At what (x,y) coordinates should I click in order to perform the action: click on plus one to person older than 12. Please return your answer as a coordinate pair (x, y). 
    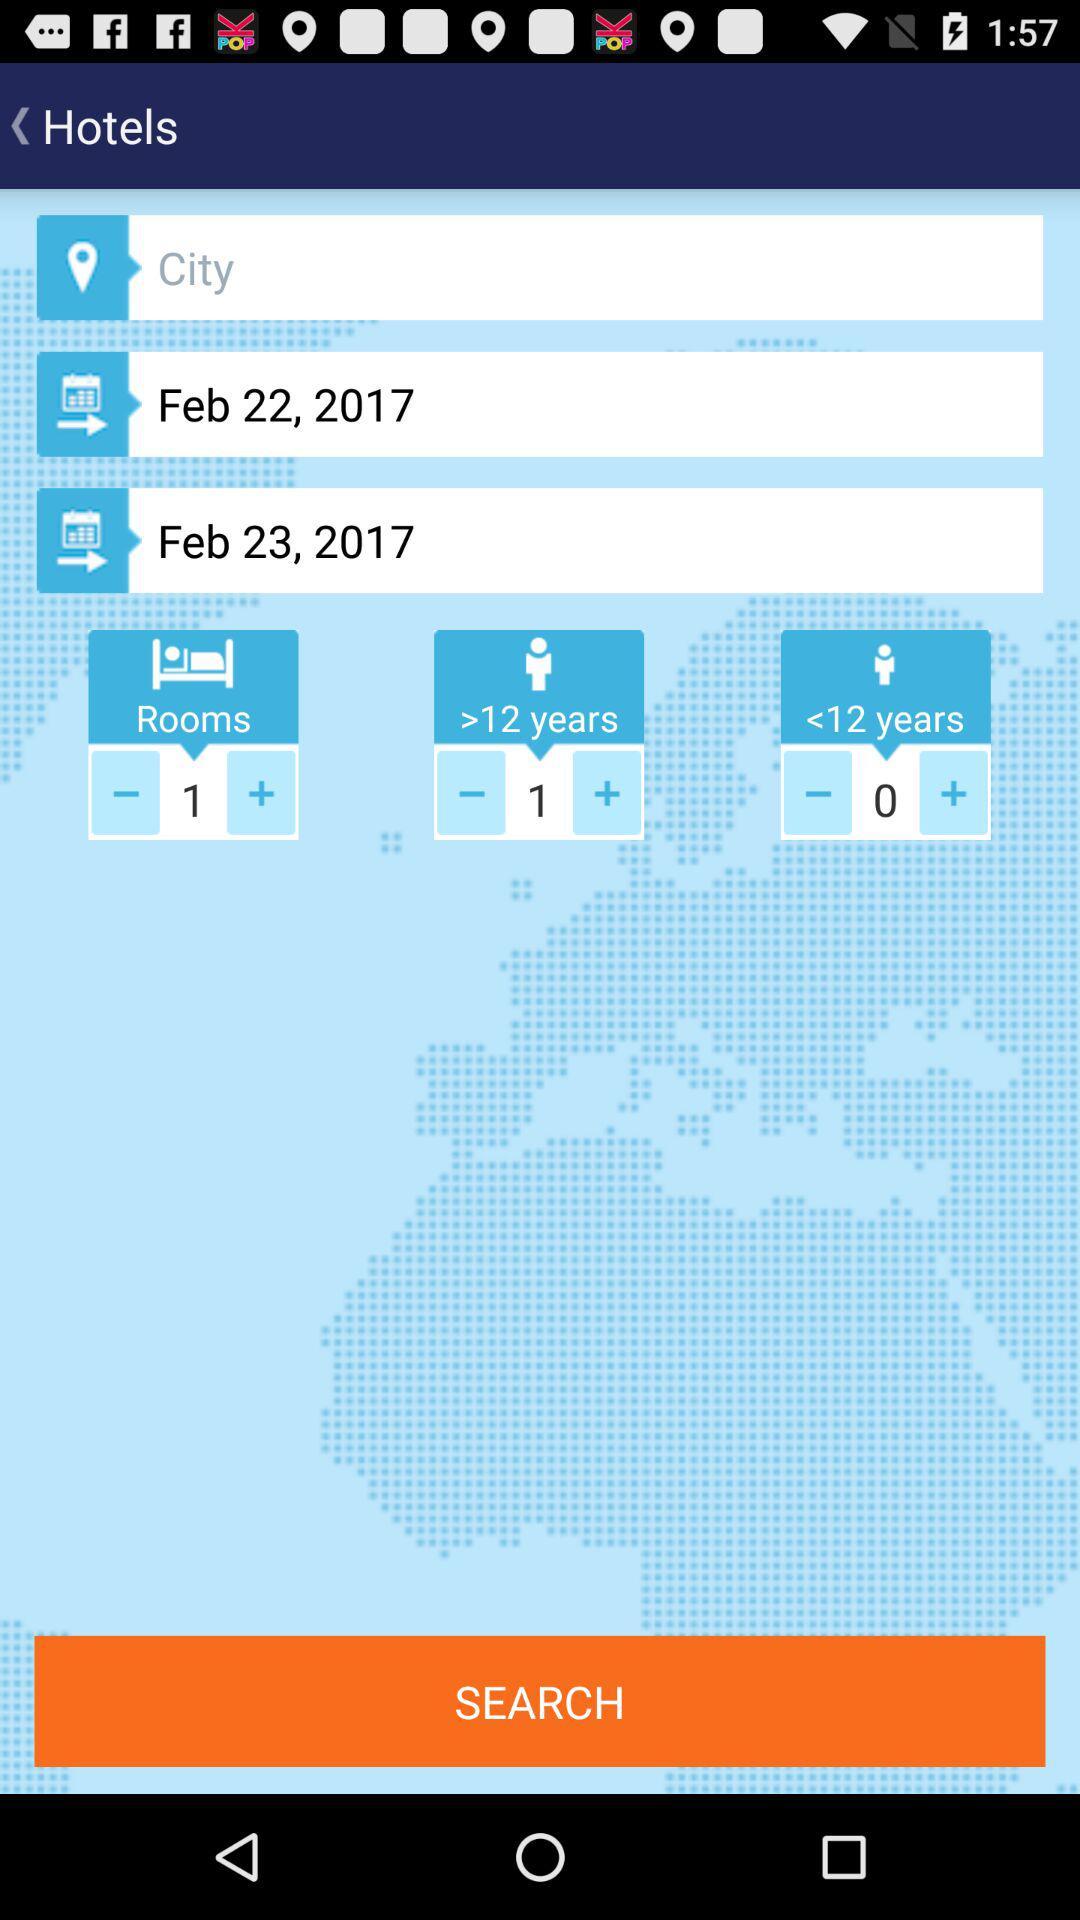
    Looking at the image, I should click on (952, 791).